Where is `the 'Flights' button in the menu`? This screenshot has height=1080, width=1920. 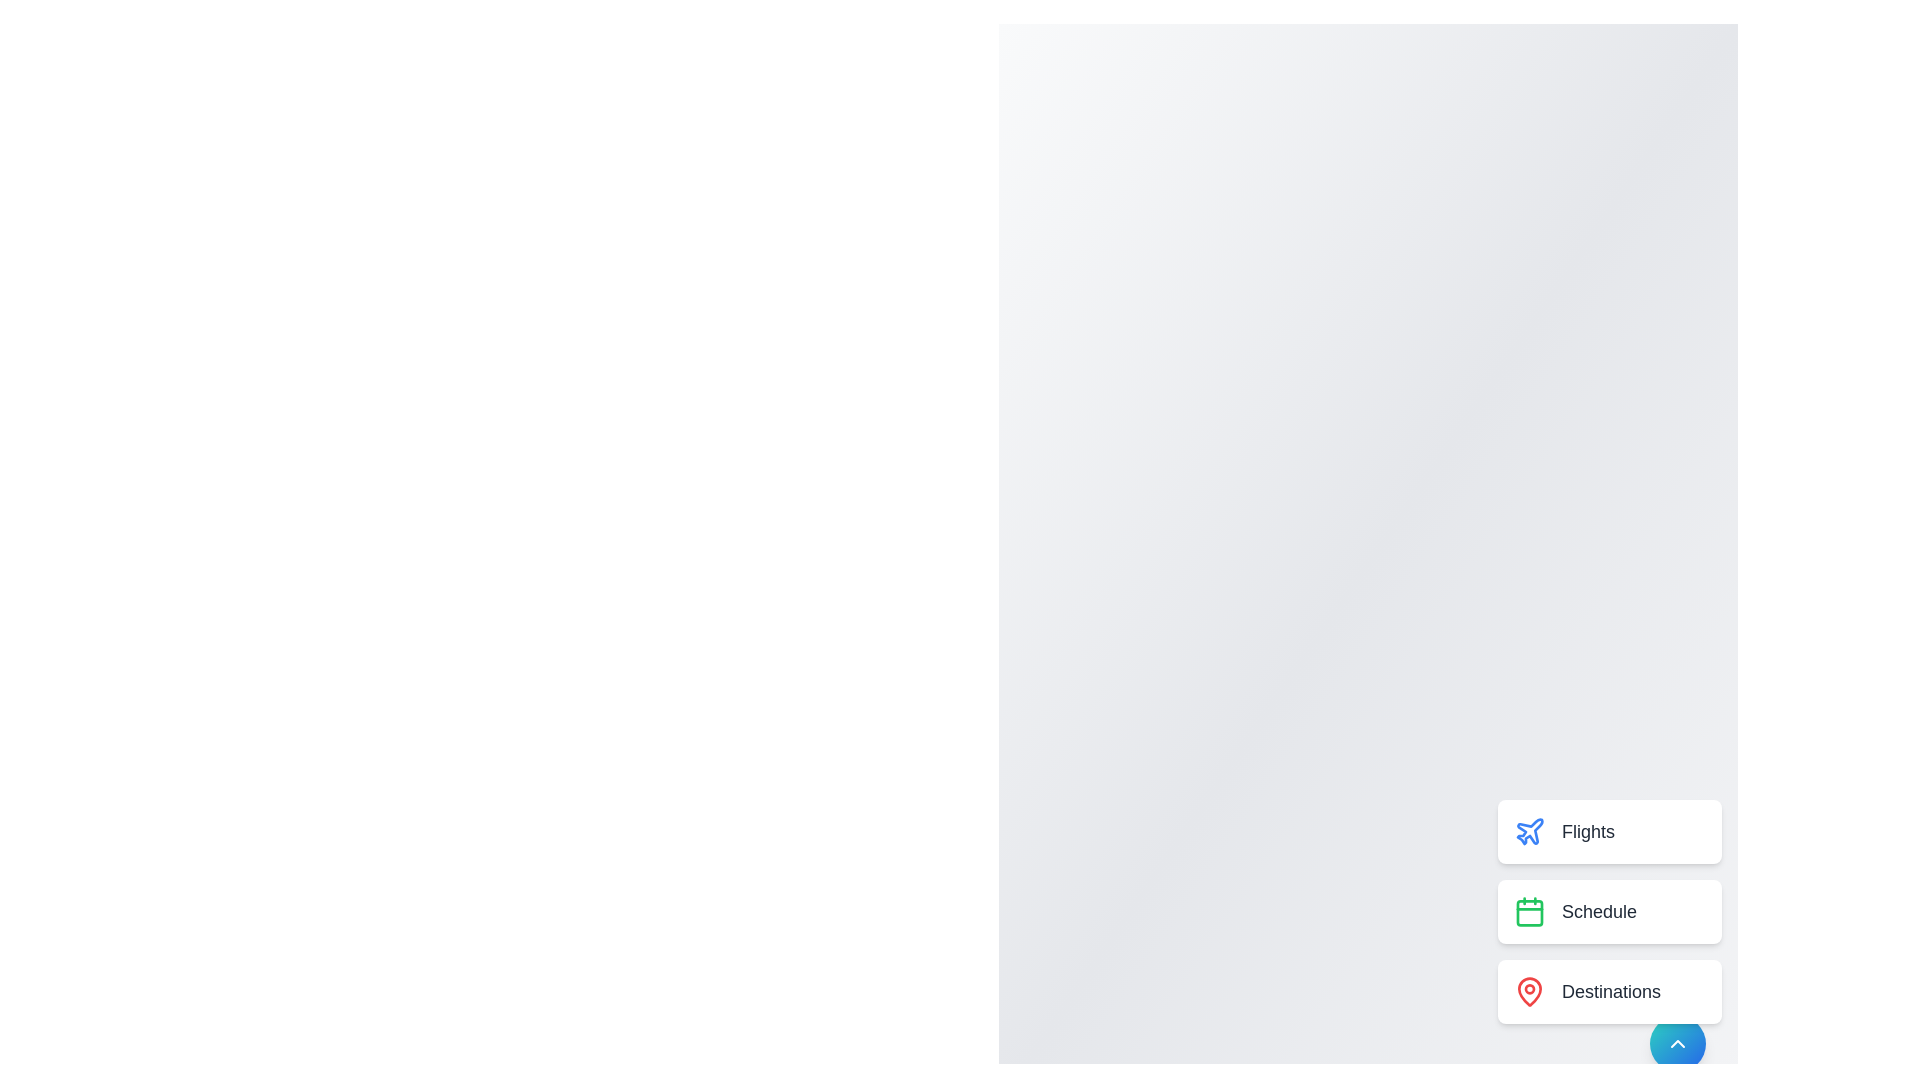 the 'Flights' button in the menu is located at coordinates (1609, 832).